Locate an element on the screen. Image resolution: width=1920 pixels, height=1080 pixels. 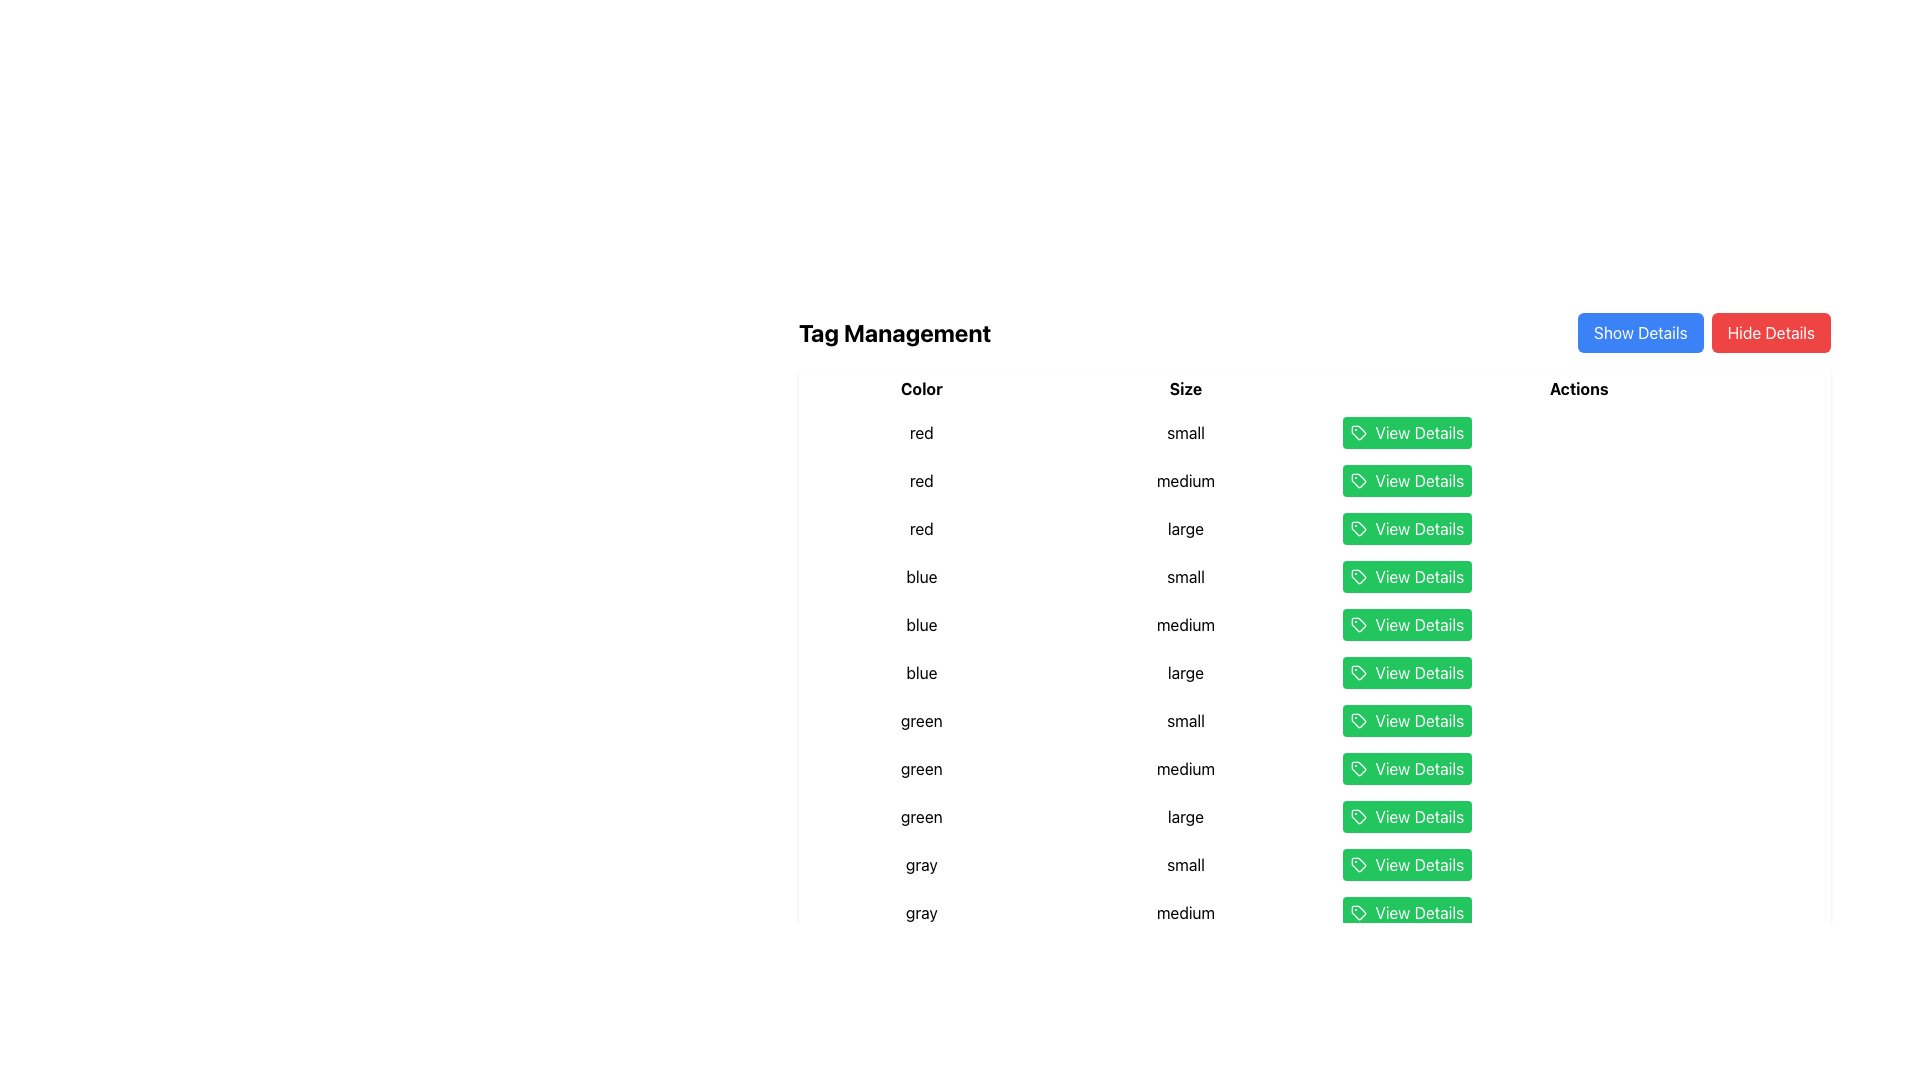
the 'View Details' icon located in the eighth row of the table under the 'Actions' column to enhance the visual indication of its purpose is located at coordinates (1359, 721).